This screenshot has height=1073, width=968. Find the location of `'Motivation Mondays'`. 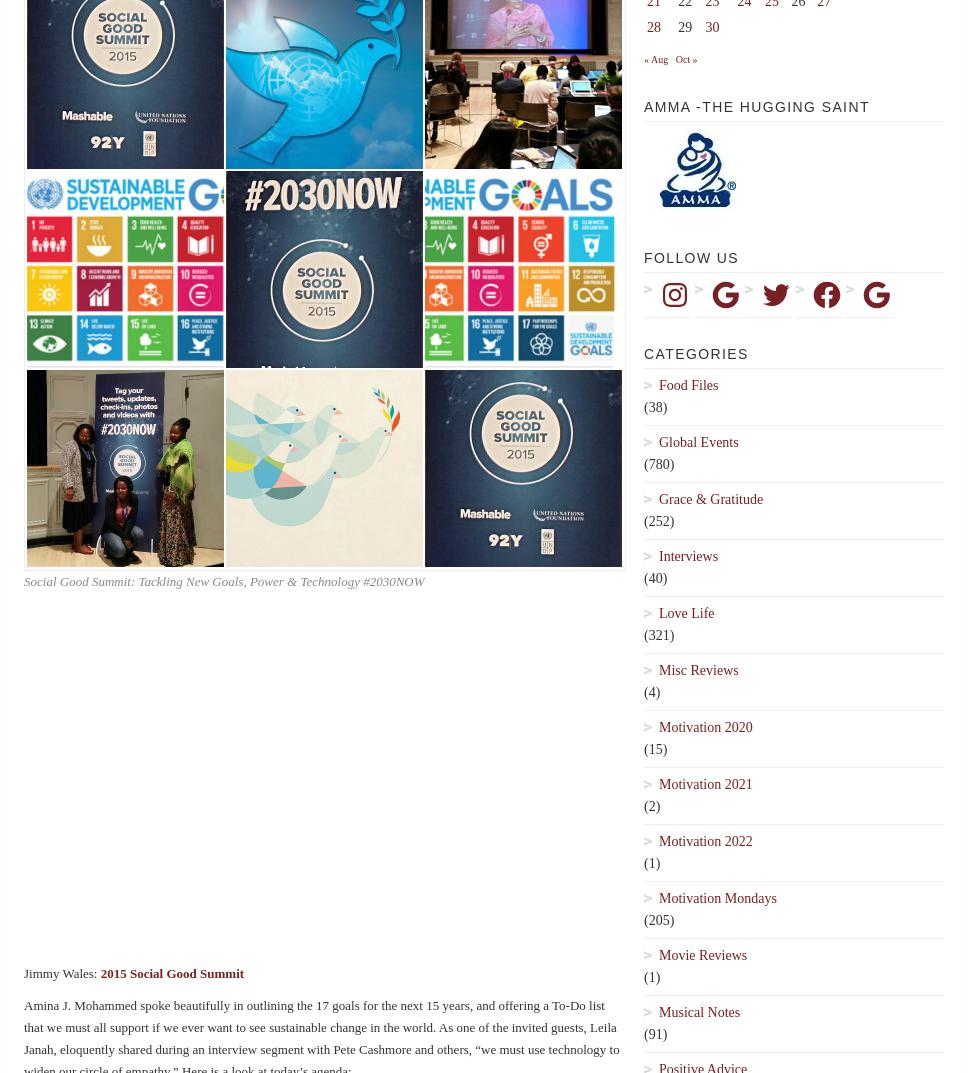

'Motivation Mondays' is located at coordinates (716, 898).